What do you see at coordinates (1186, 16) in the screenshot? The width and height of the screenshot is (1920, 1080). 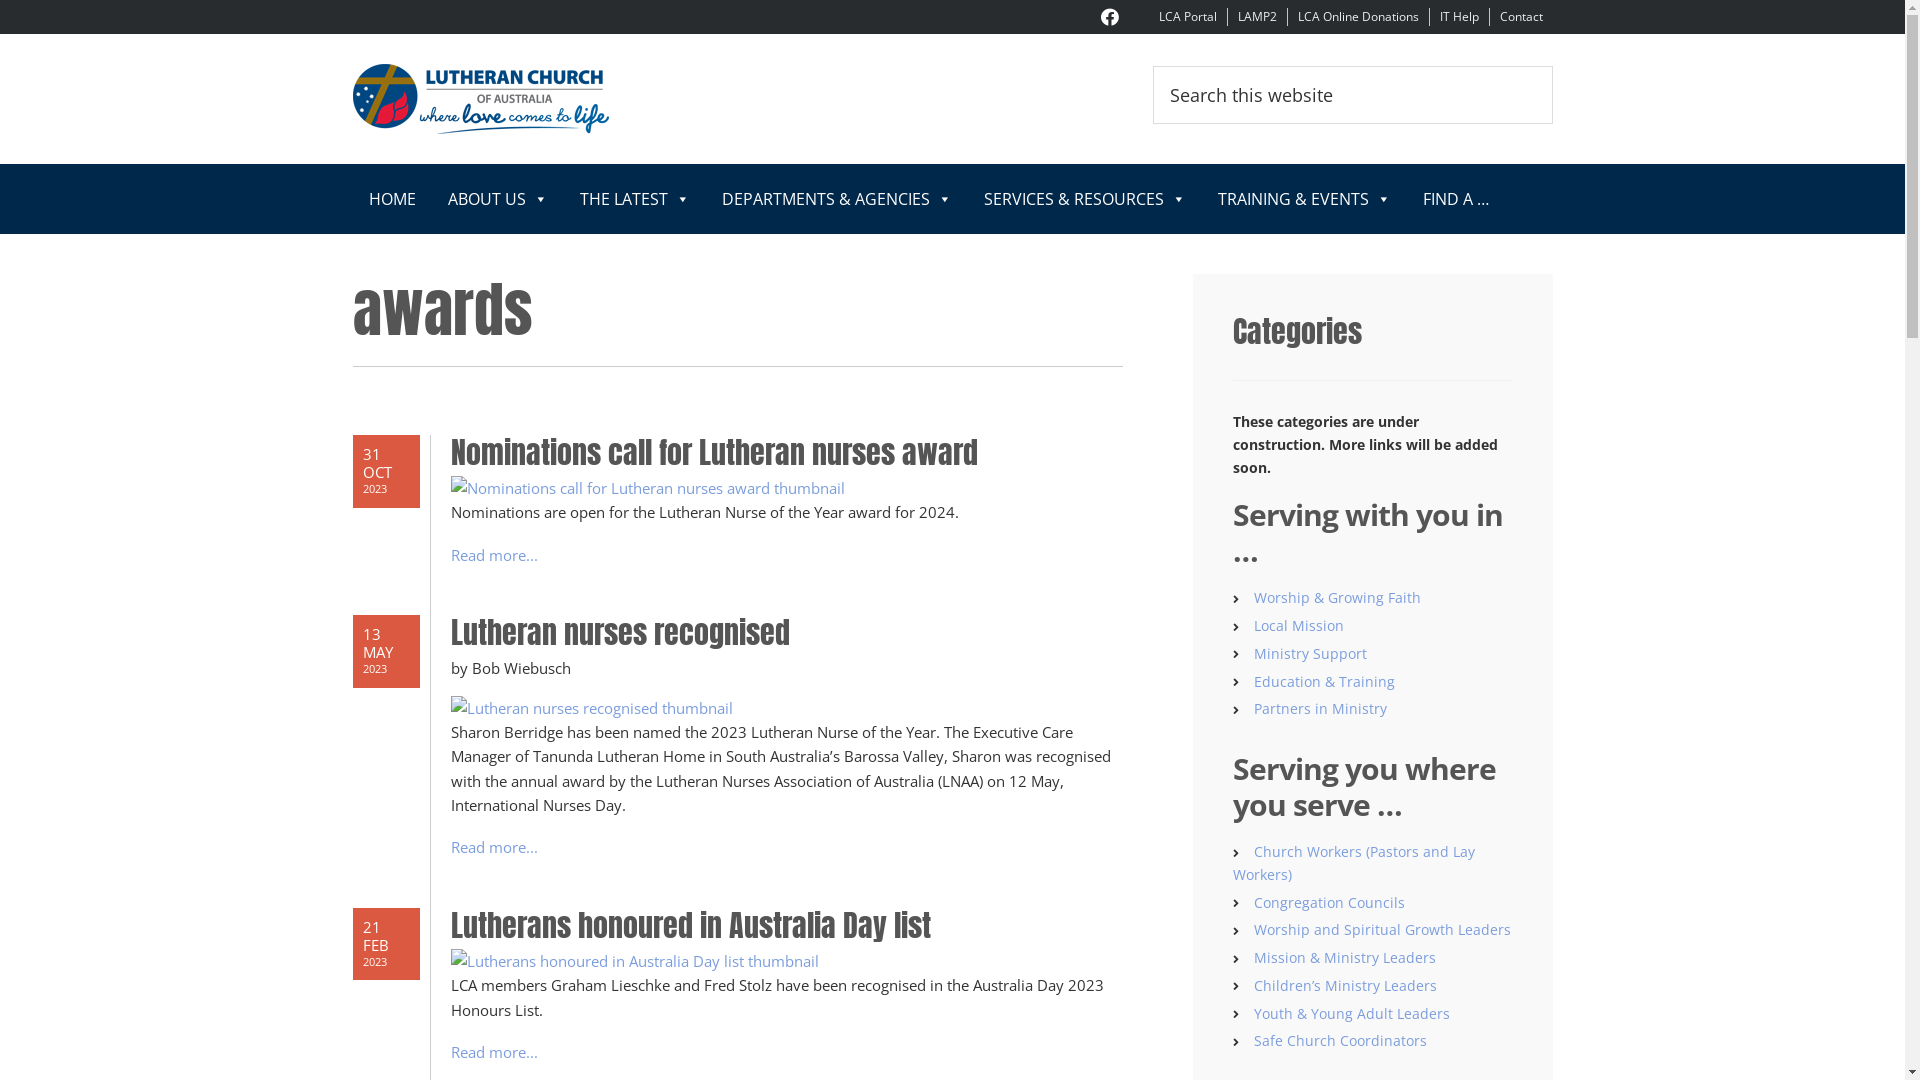 I see `'LCA Portal'` at bounding box center [1186, 16].